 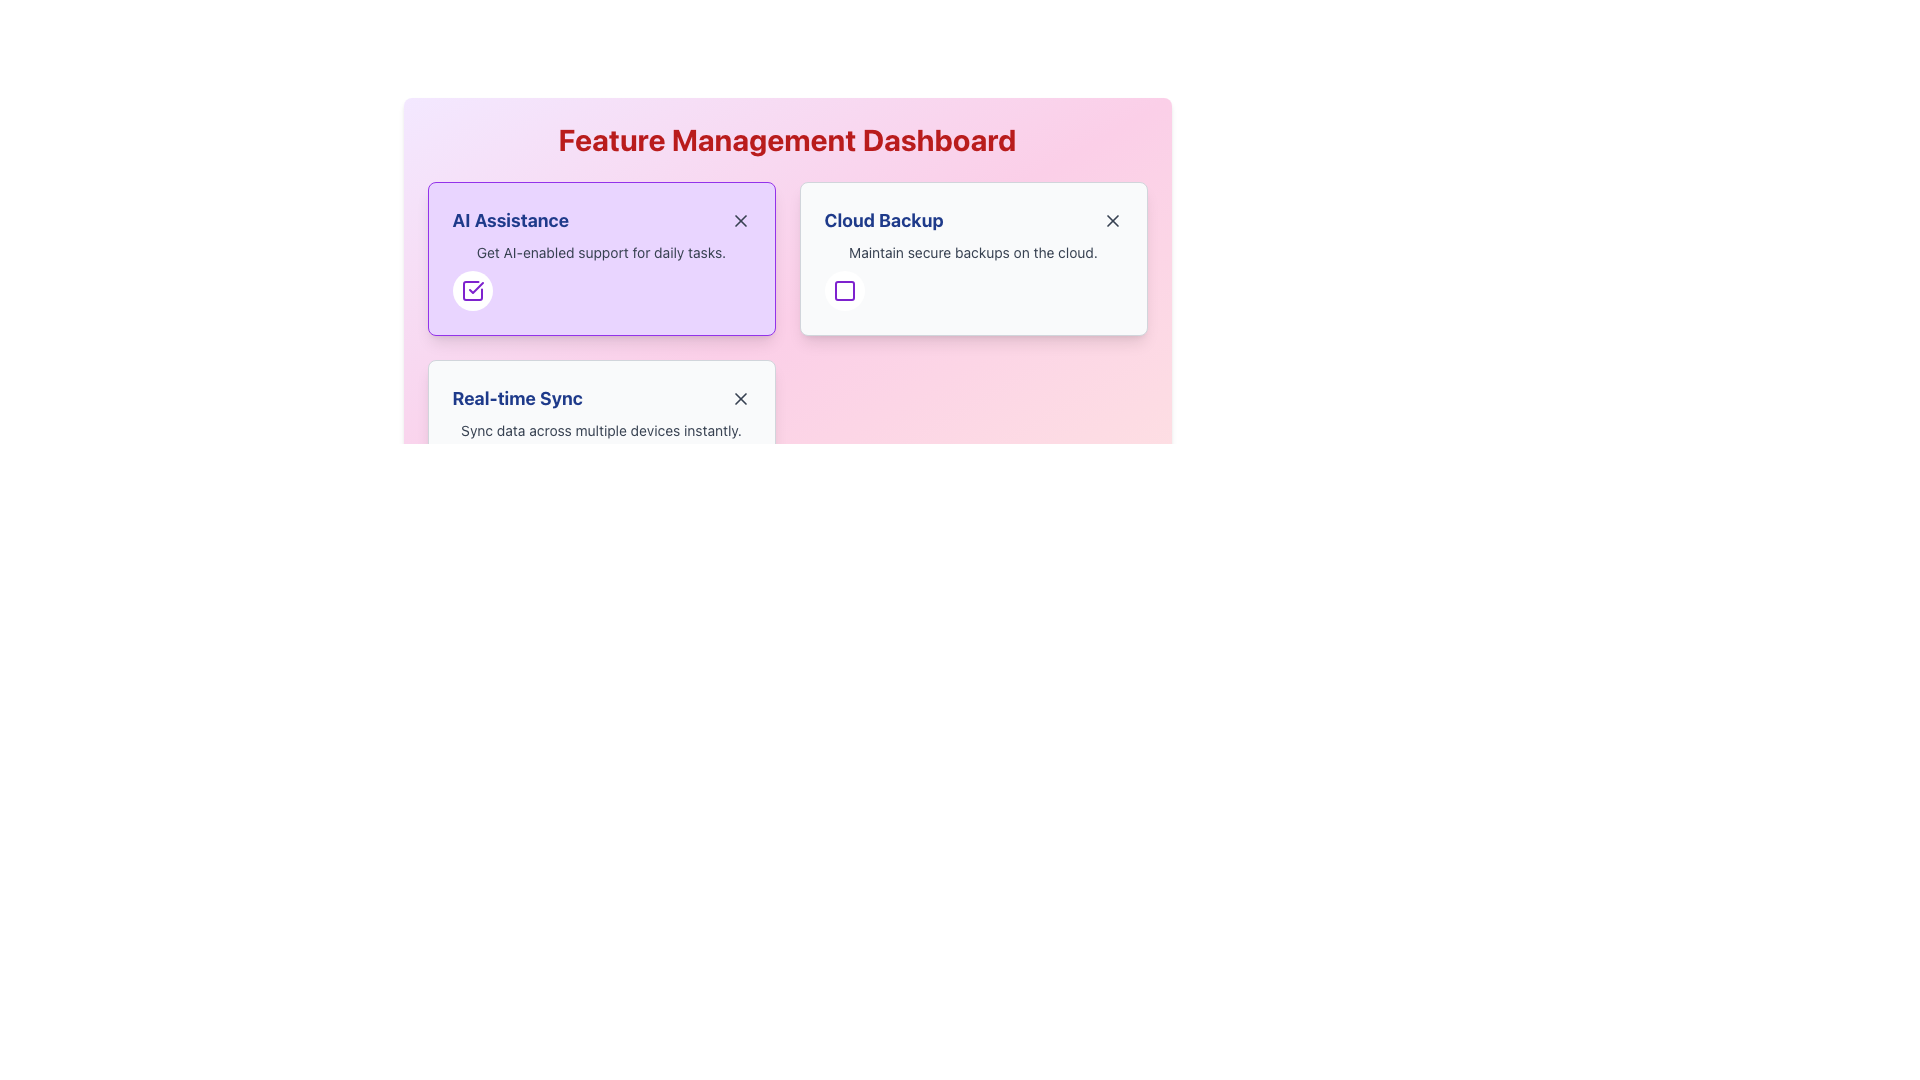 What do you see at coordinates (1111, 220) in the screenshot?
I see `the button located at the top-right corner of the 'Cloud Backup' card to change its color` at bounding box center [1111, 220].